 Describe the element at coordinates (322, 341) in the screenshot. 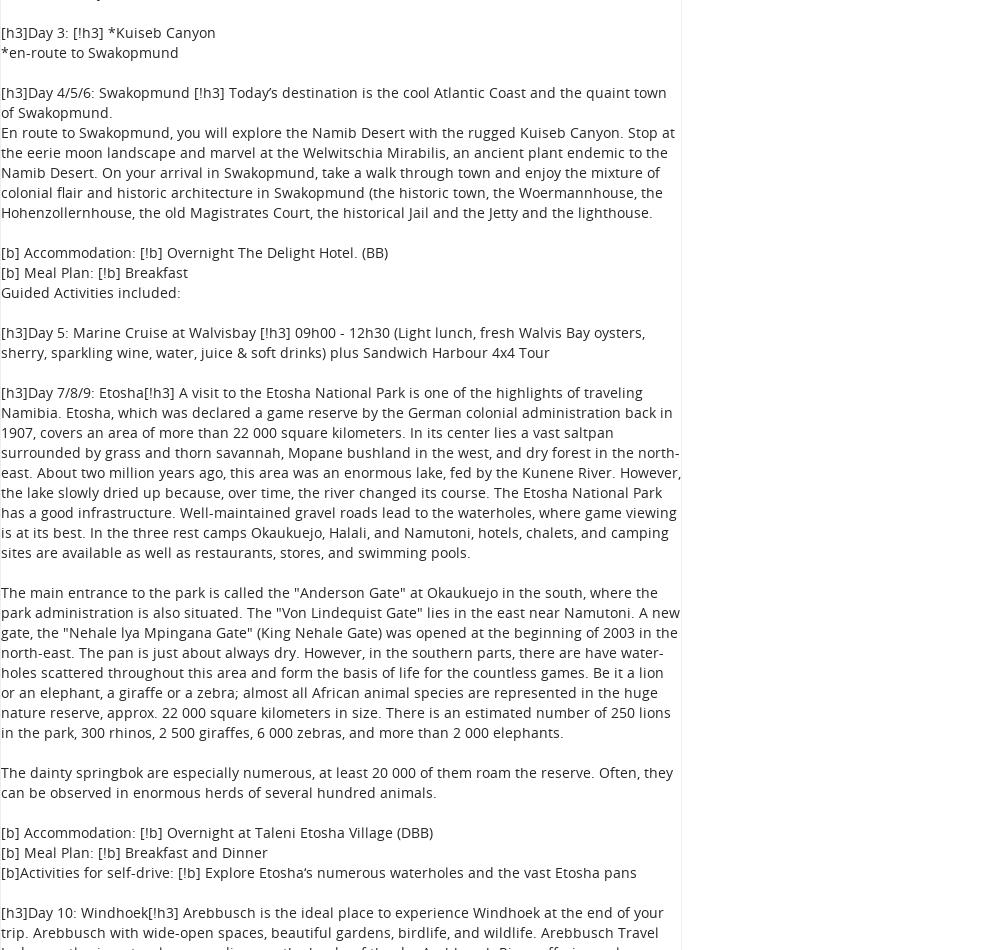

I see `'[h3]Day 5: Marine Cruise at Walvisbay [!h3] 09h00 - 12h30 (Light lunch, fresh Walvis Bay oysters, sherry, sparkling wine, water, juice & soft drinks) plus Sandwich Harbour 4x4 Tour'` at that location.